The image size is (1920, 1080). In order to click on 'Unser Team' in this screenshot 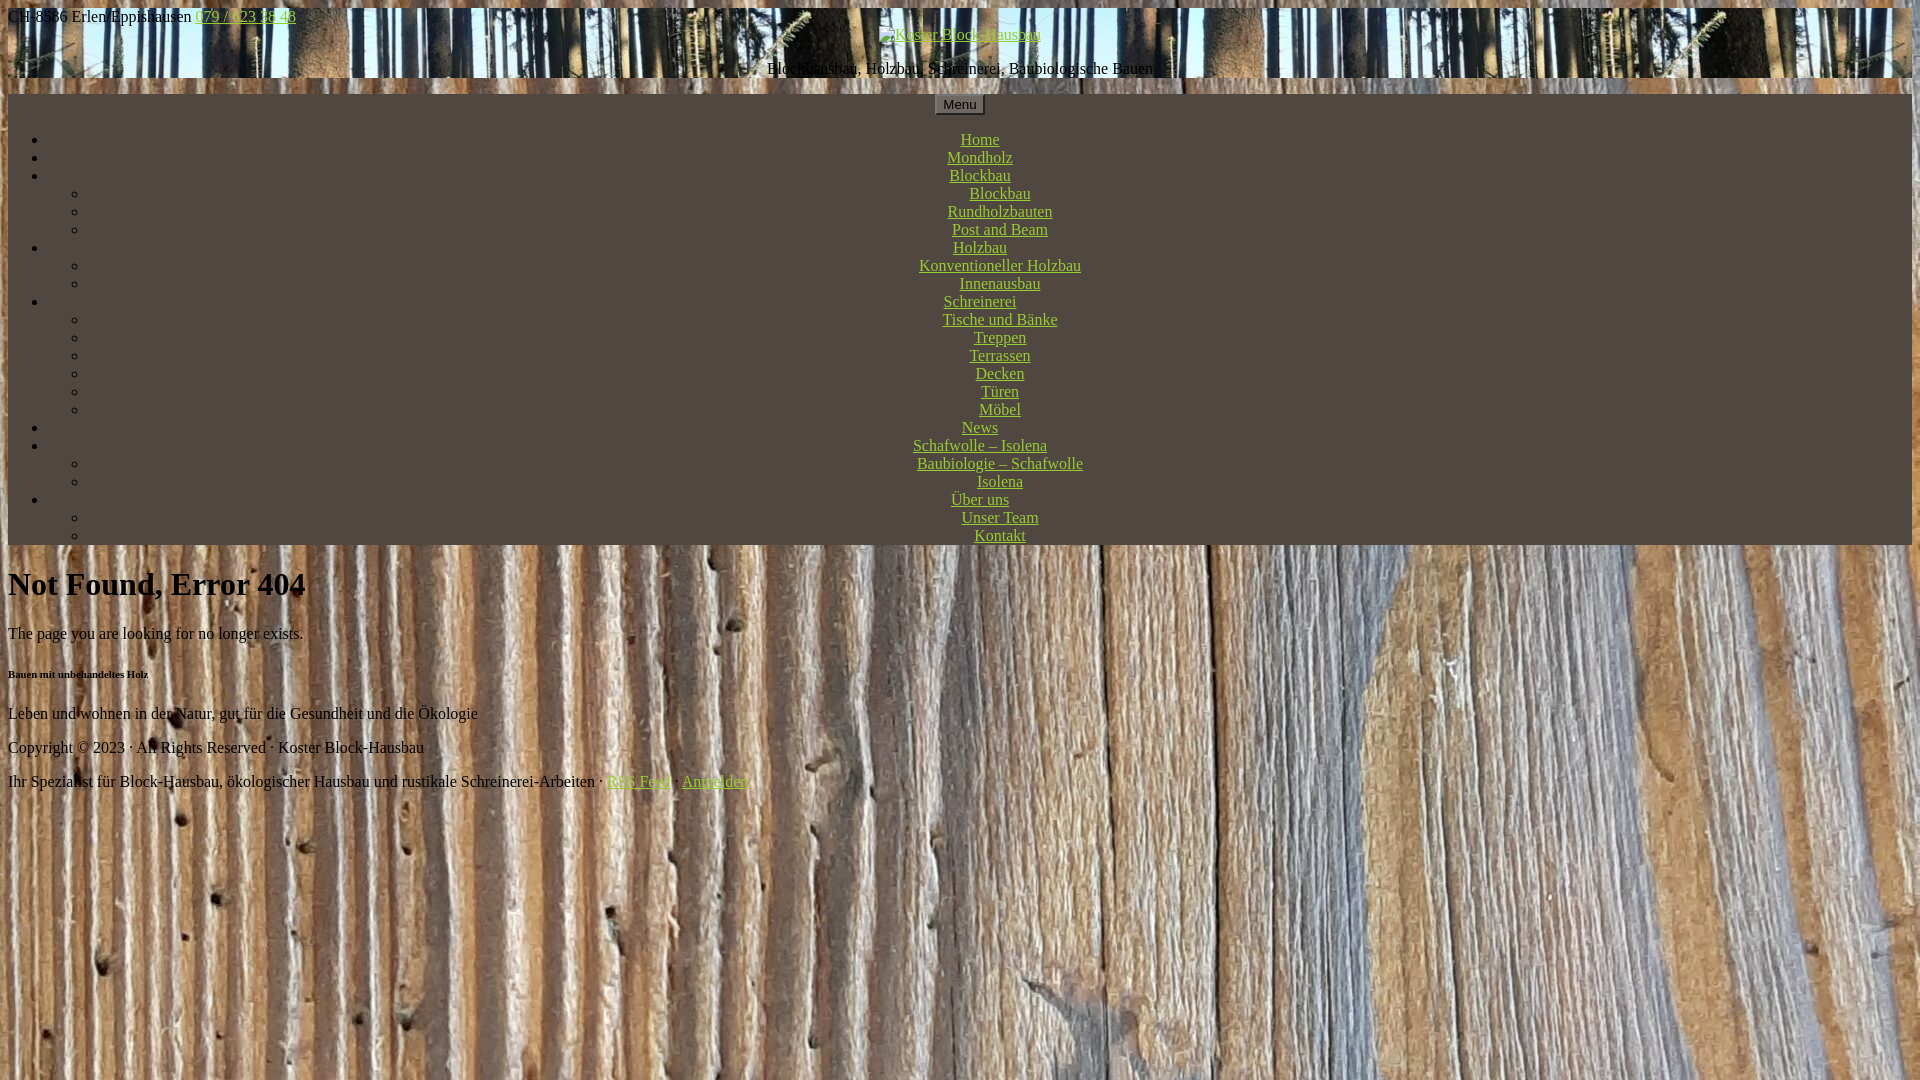, I will do `click(999, 516)`.